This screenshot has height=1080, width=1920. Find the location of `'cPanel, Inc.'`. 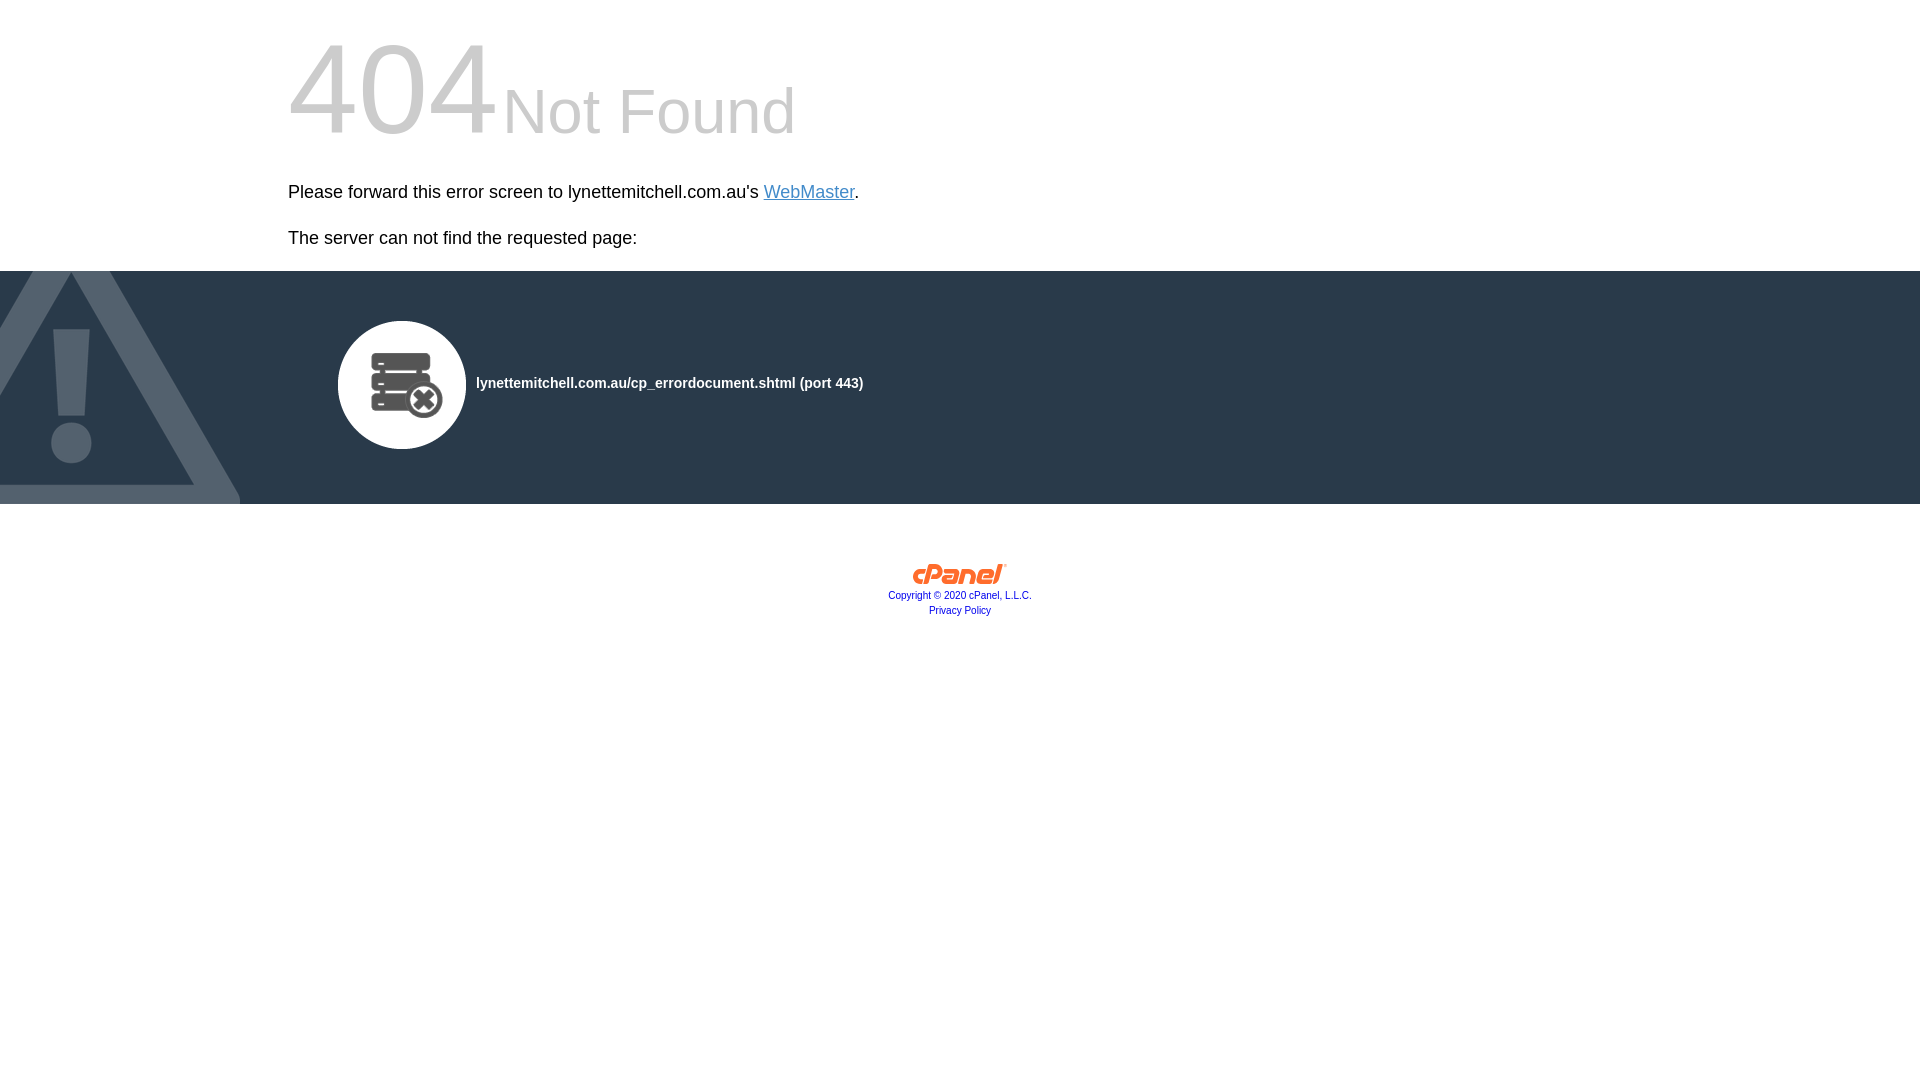

'cPanel, Inc.' is located at coordinates (960, 578).